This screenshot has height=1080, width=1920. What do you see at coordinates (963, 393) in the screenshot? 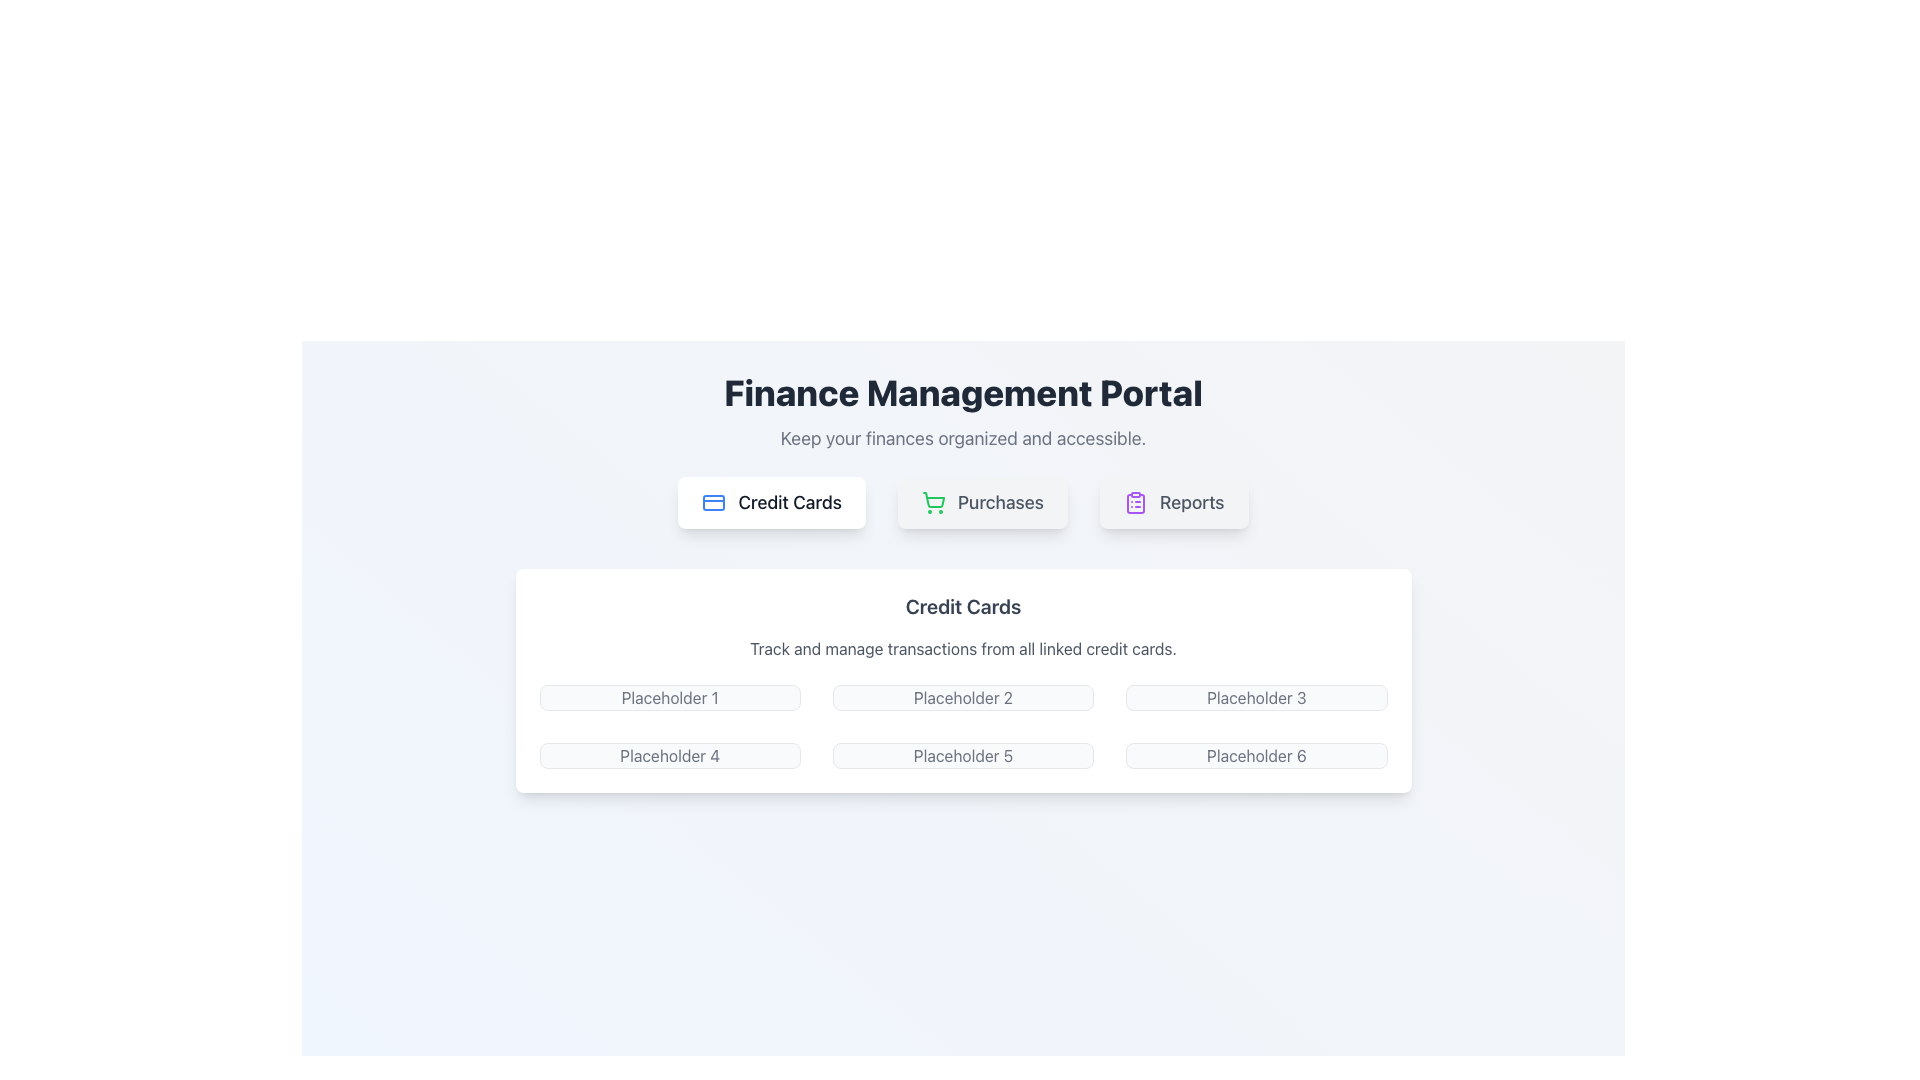
I see `the main heading at the top center of the webpage, which serves as the title and provides an immediate understanding of the content` at bounding box center [963, 393].